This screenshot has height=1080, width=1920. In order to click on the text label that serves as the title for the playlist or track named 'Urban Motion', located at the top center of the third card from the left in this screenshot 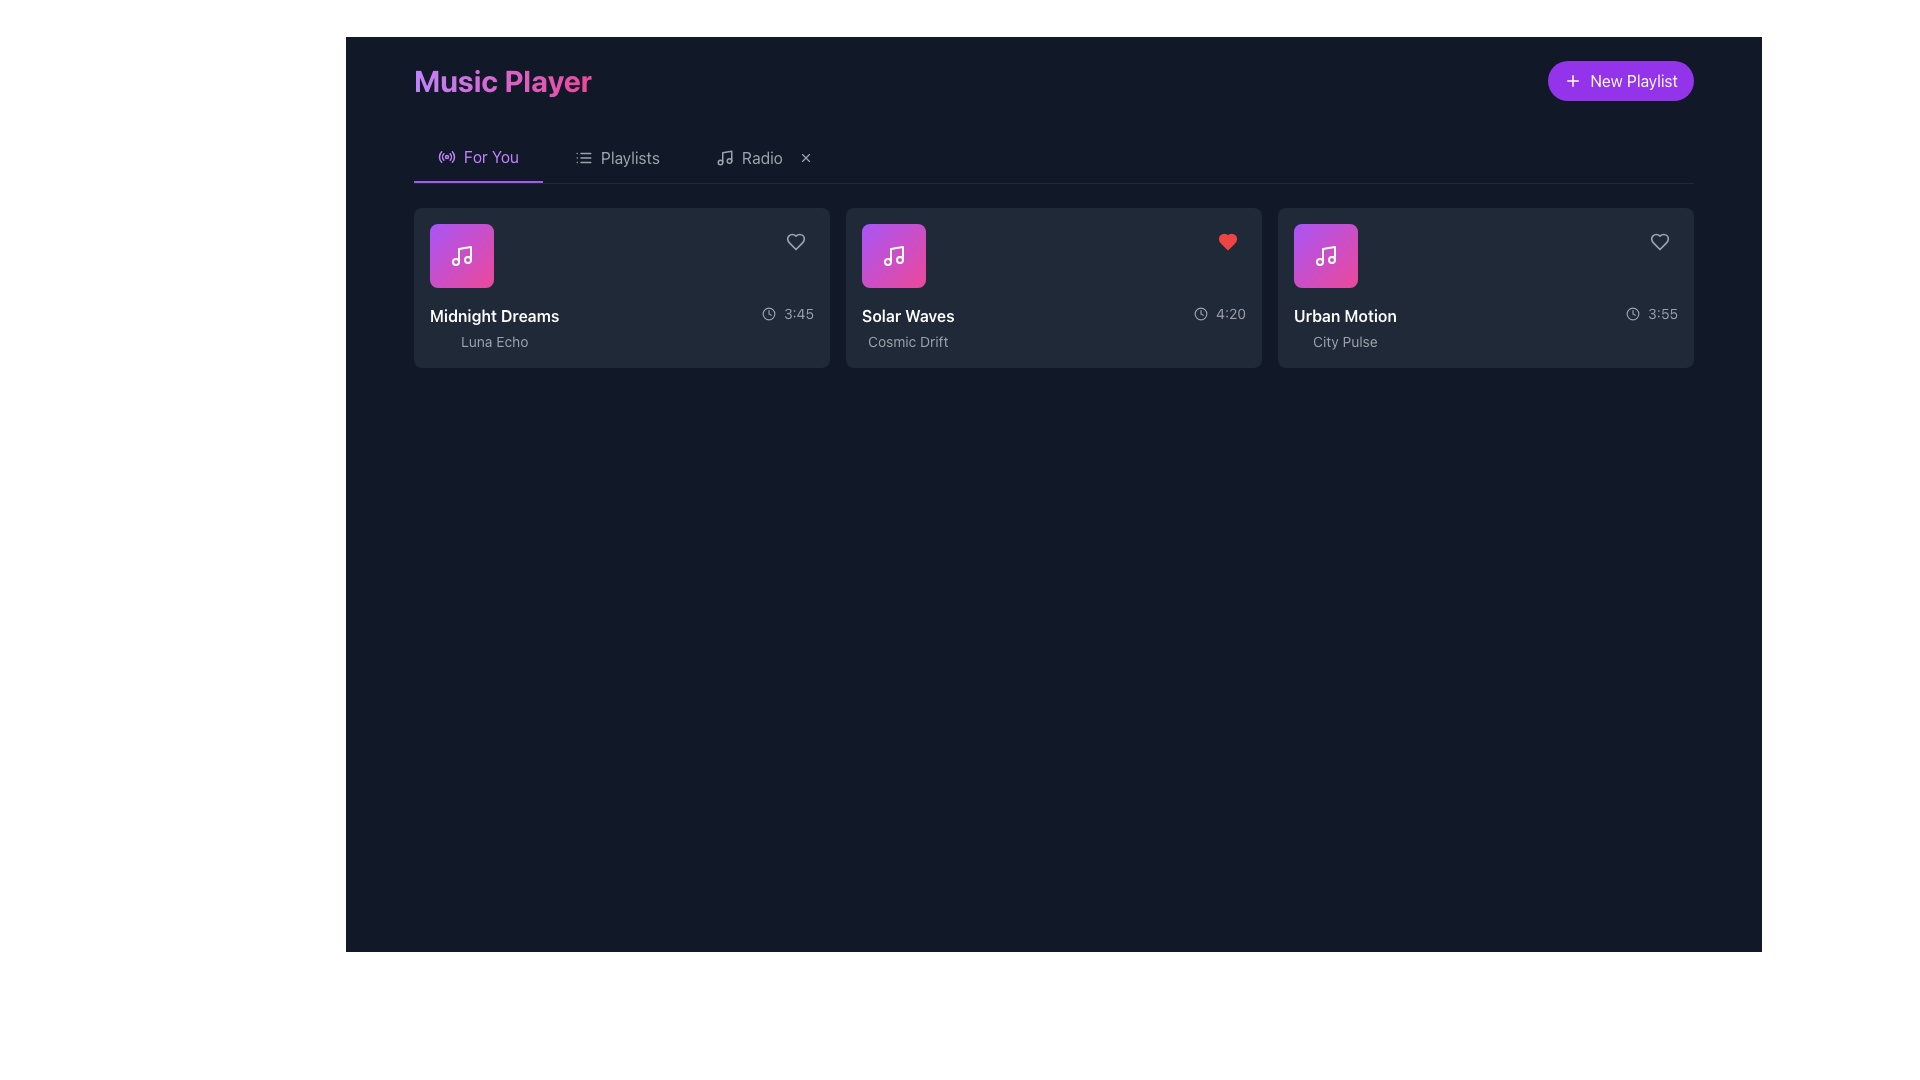, I will do `click(1345, 315)`.